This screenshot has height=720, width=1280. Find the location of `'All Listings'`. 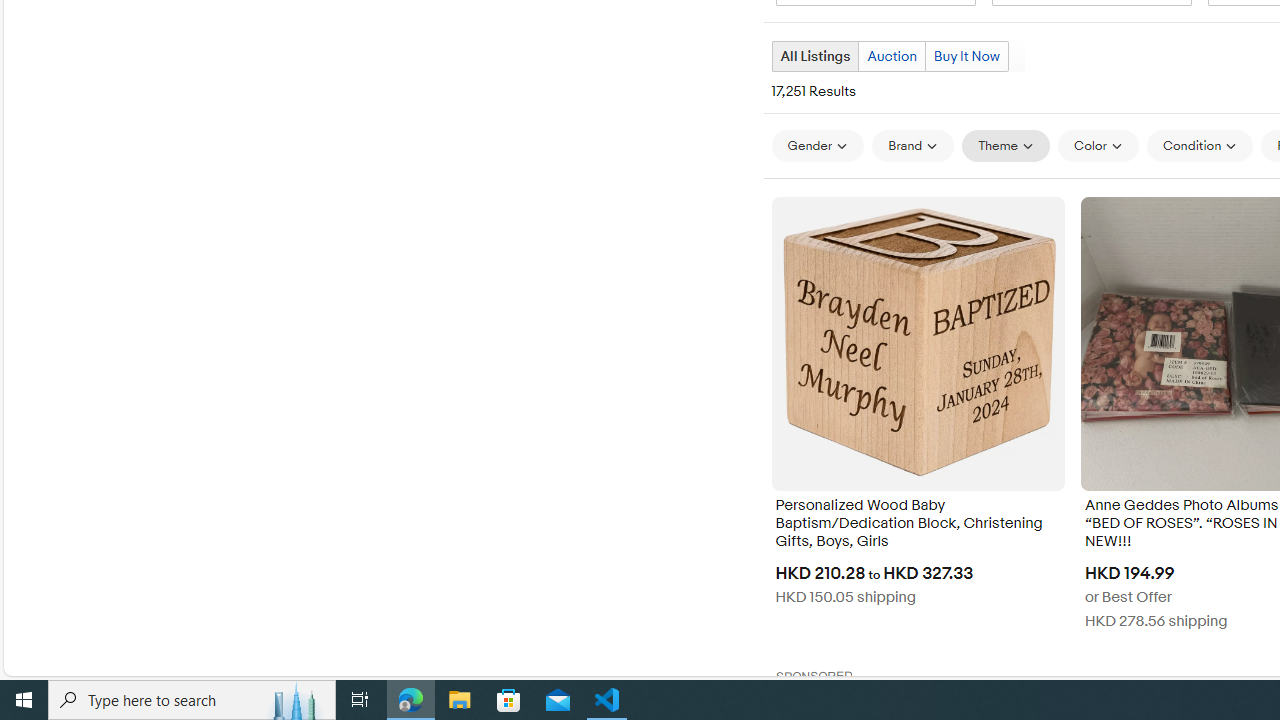

'All Listings' is located at coordinates (814, 55).